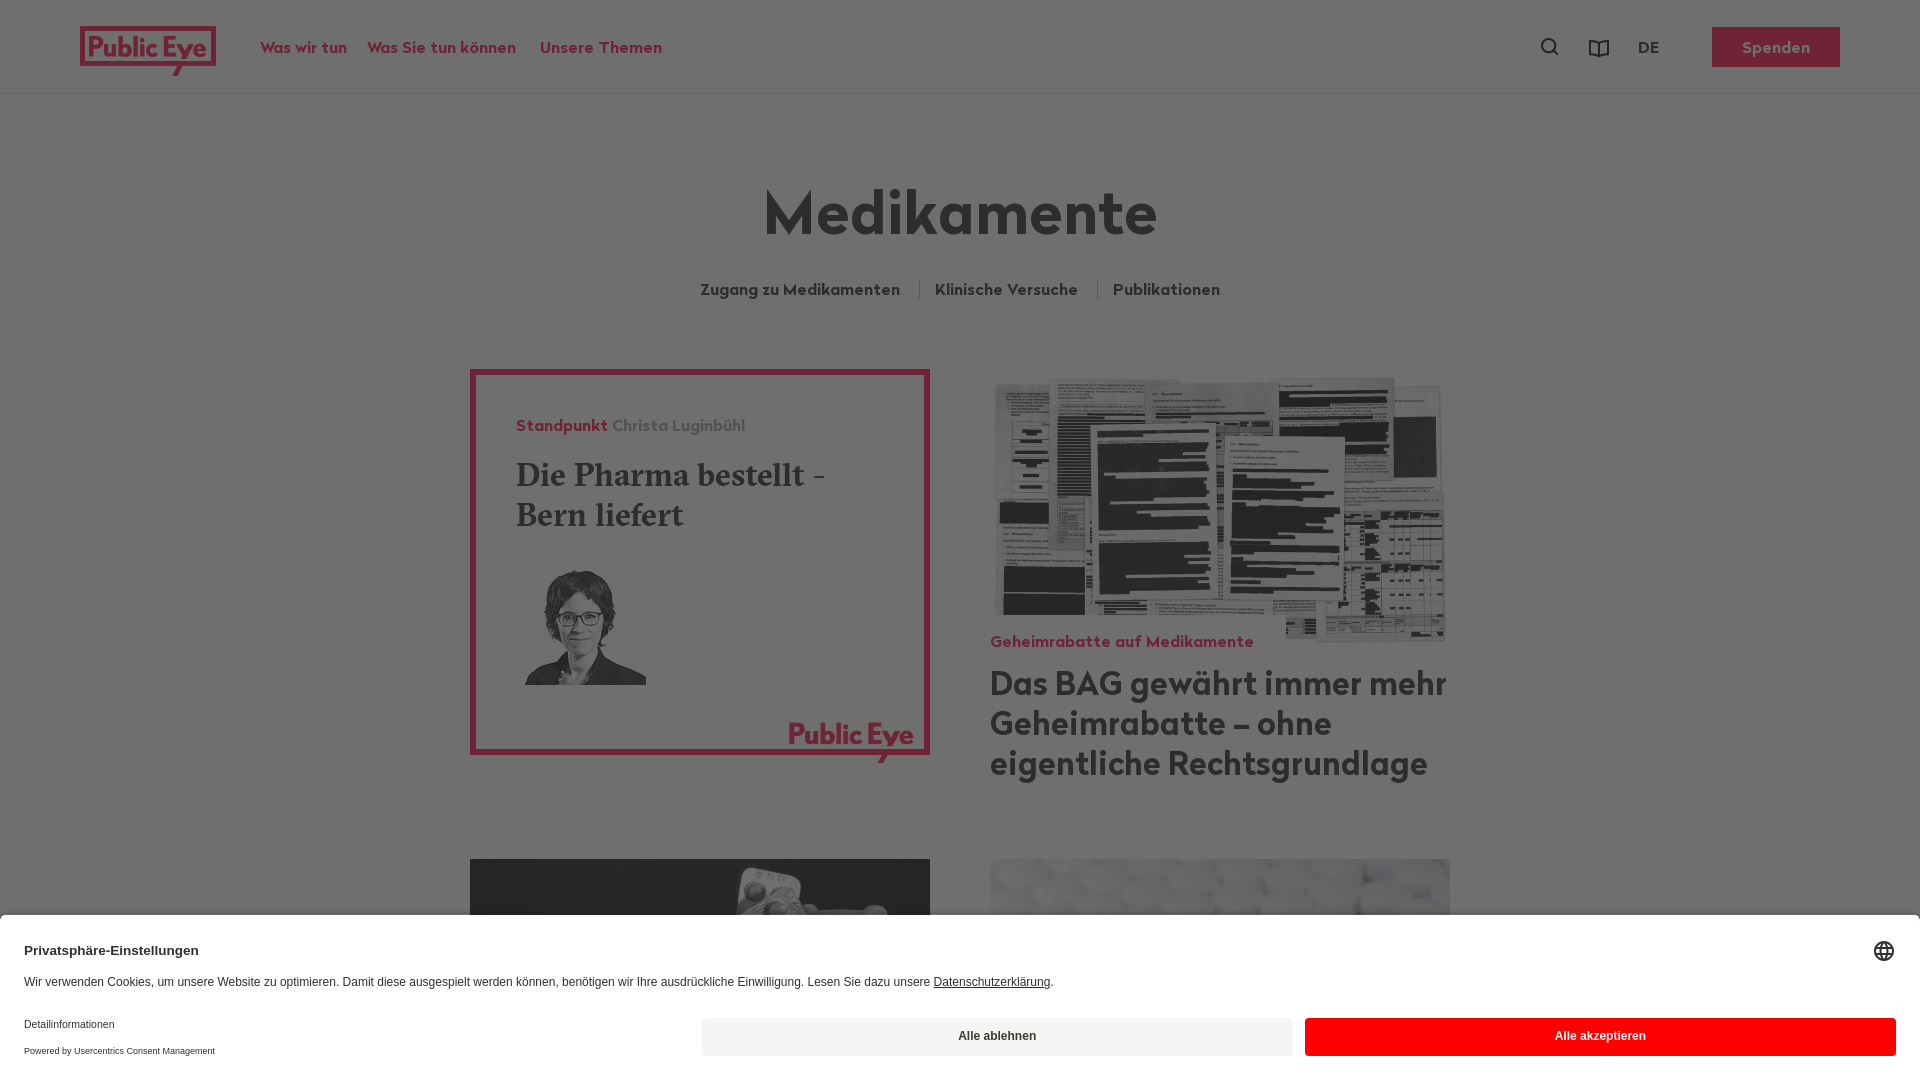 This screenshot has height=1080, width=1920. Describe the element at coordinates (539, 45) in the screenshot. I see `'Unsere Themen` at that location.